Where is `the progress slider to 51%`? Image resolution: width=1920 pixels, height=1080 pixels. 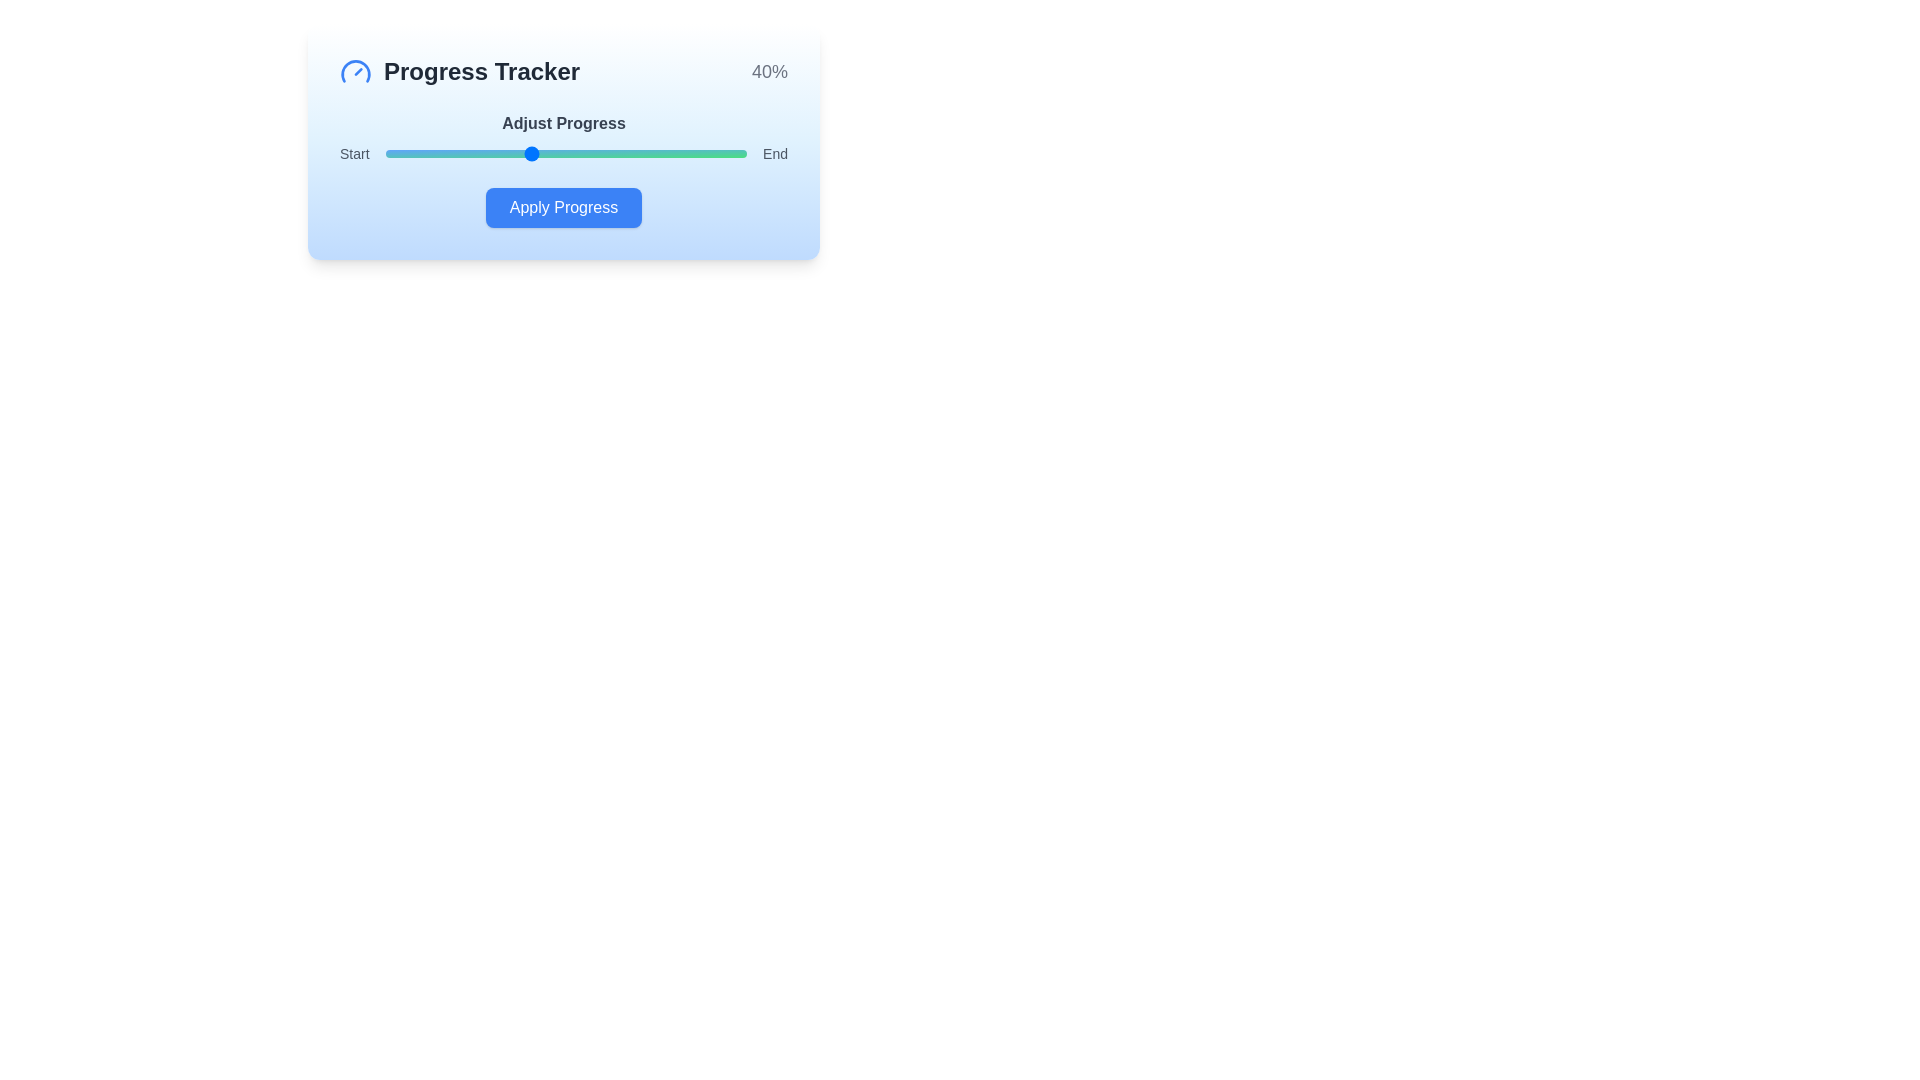
the progress slider to 51% is located at coordinates (568, 153).